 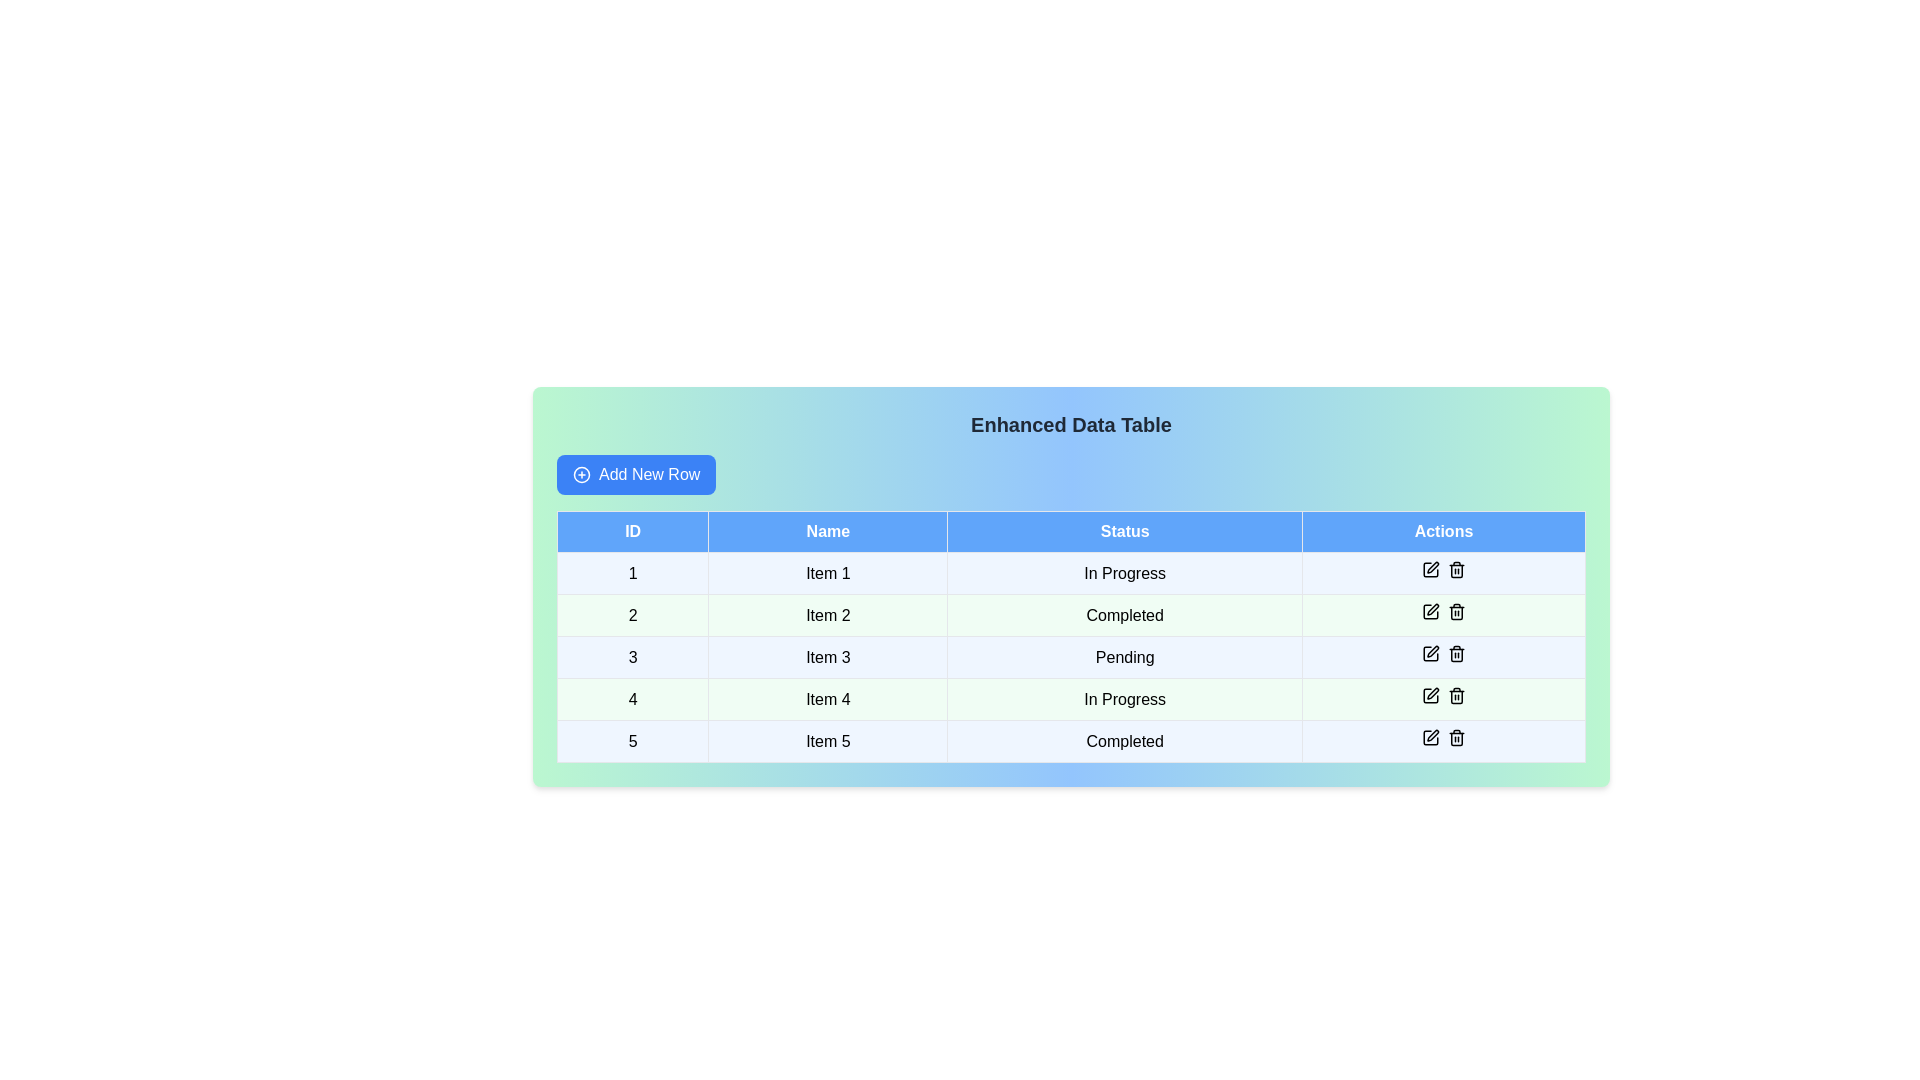 What do you see at coordinates (828, 531) in the screenshot?
I see `the 'Name' column header in the data table, which is the second column header positioned between the 'ID' and 'Status' columns` at bounding box center [828, 531].